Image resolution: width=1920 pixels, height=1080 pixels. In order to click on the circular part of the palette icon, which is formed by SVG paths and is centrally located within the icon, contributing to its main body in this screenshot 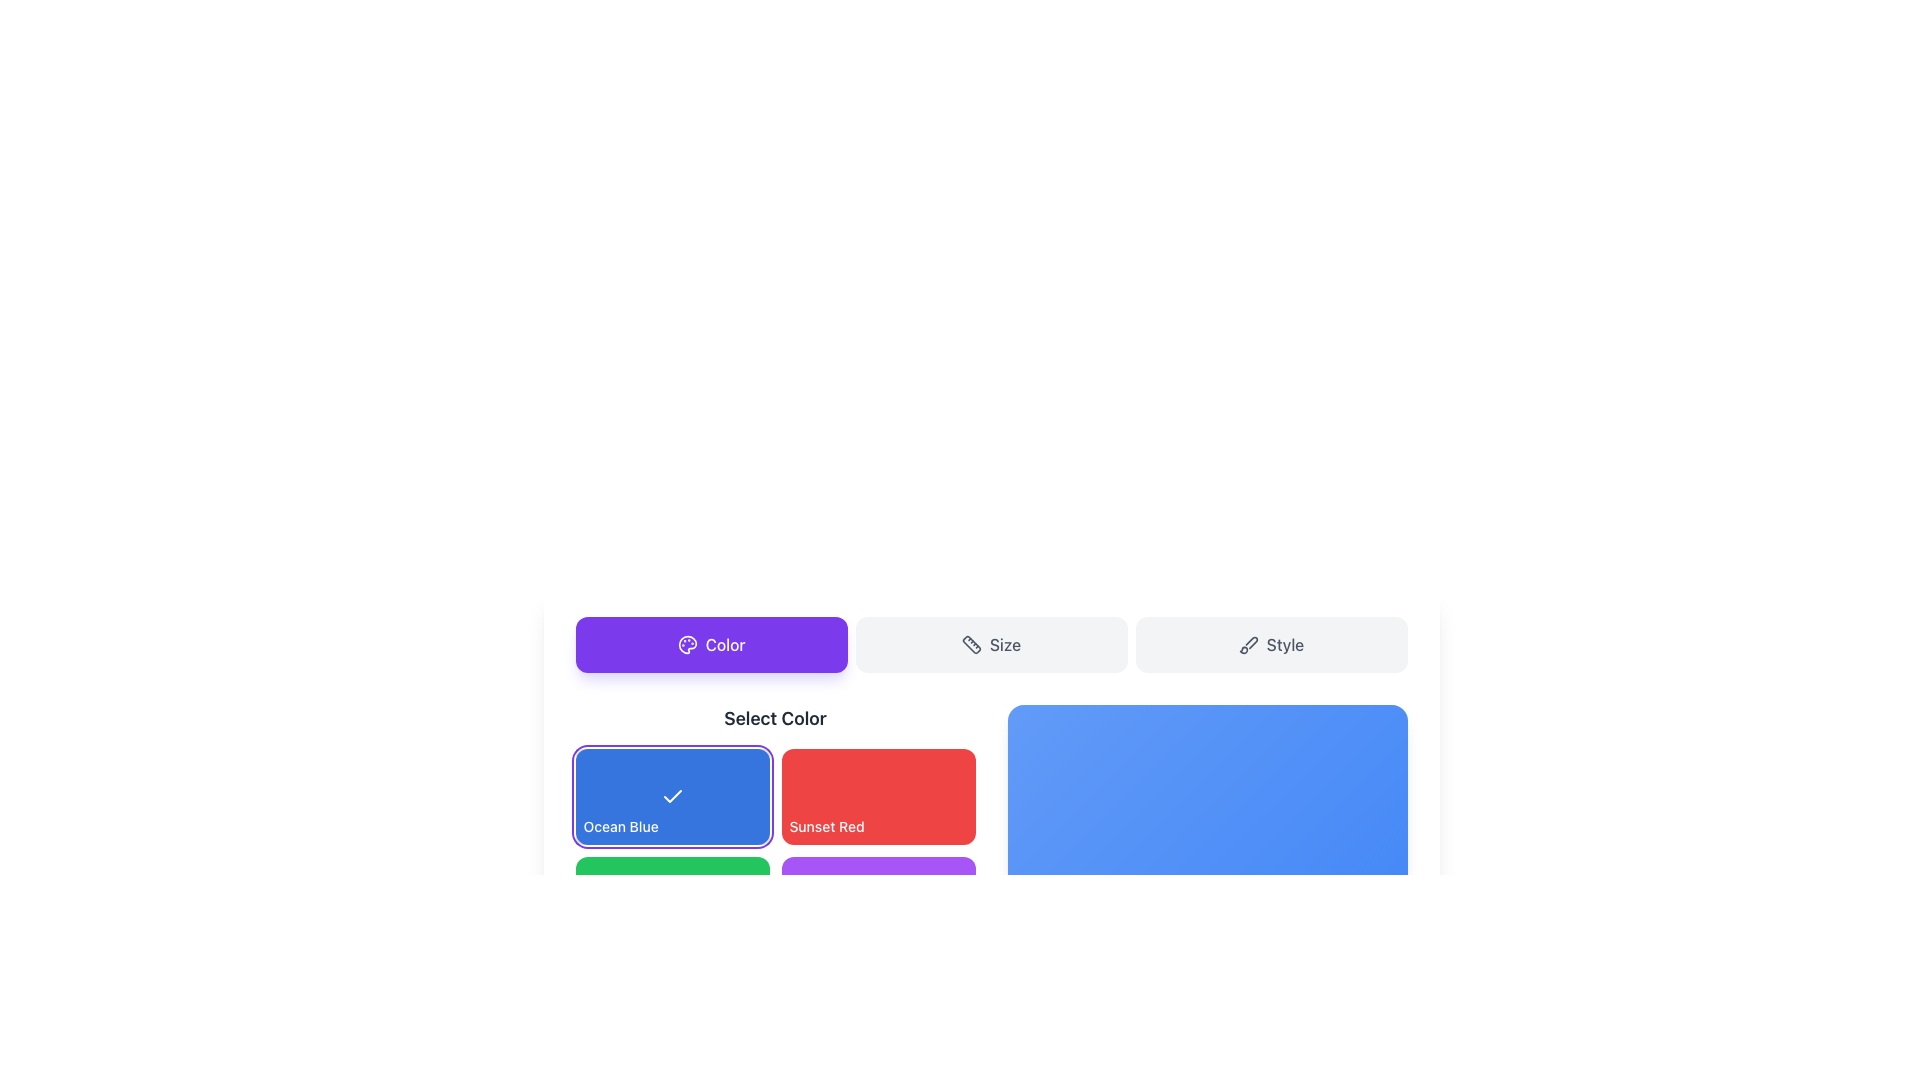, I will do `click(687, 644)`.